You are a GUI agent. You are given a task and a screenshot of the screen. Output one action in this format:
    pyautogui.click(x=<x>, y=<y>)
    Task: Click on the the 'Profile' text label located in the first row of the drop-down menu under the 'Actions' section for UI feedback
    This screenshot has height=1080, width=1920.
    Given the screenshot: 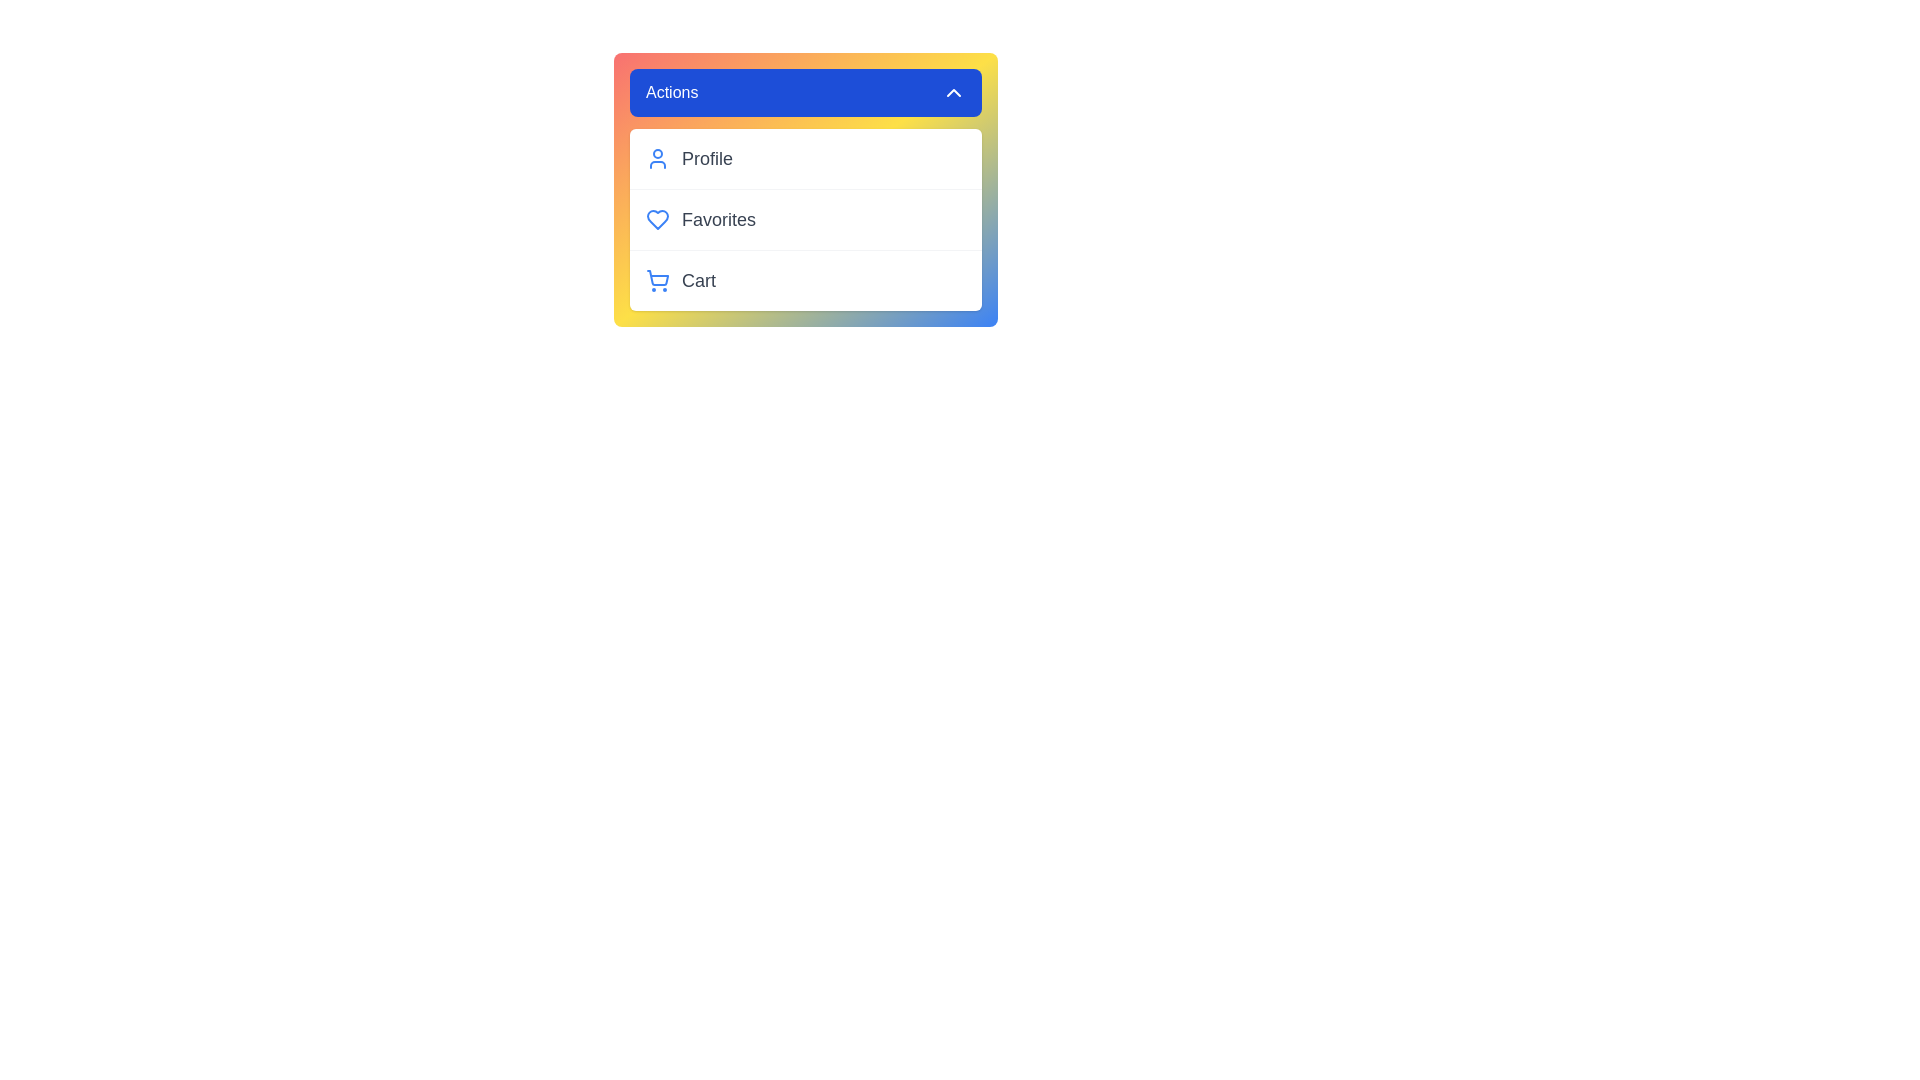 What is the action you would take?
    pyautogui.click(x=707, y=157)
    